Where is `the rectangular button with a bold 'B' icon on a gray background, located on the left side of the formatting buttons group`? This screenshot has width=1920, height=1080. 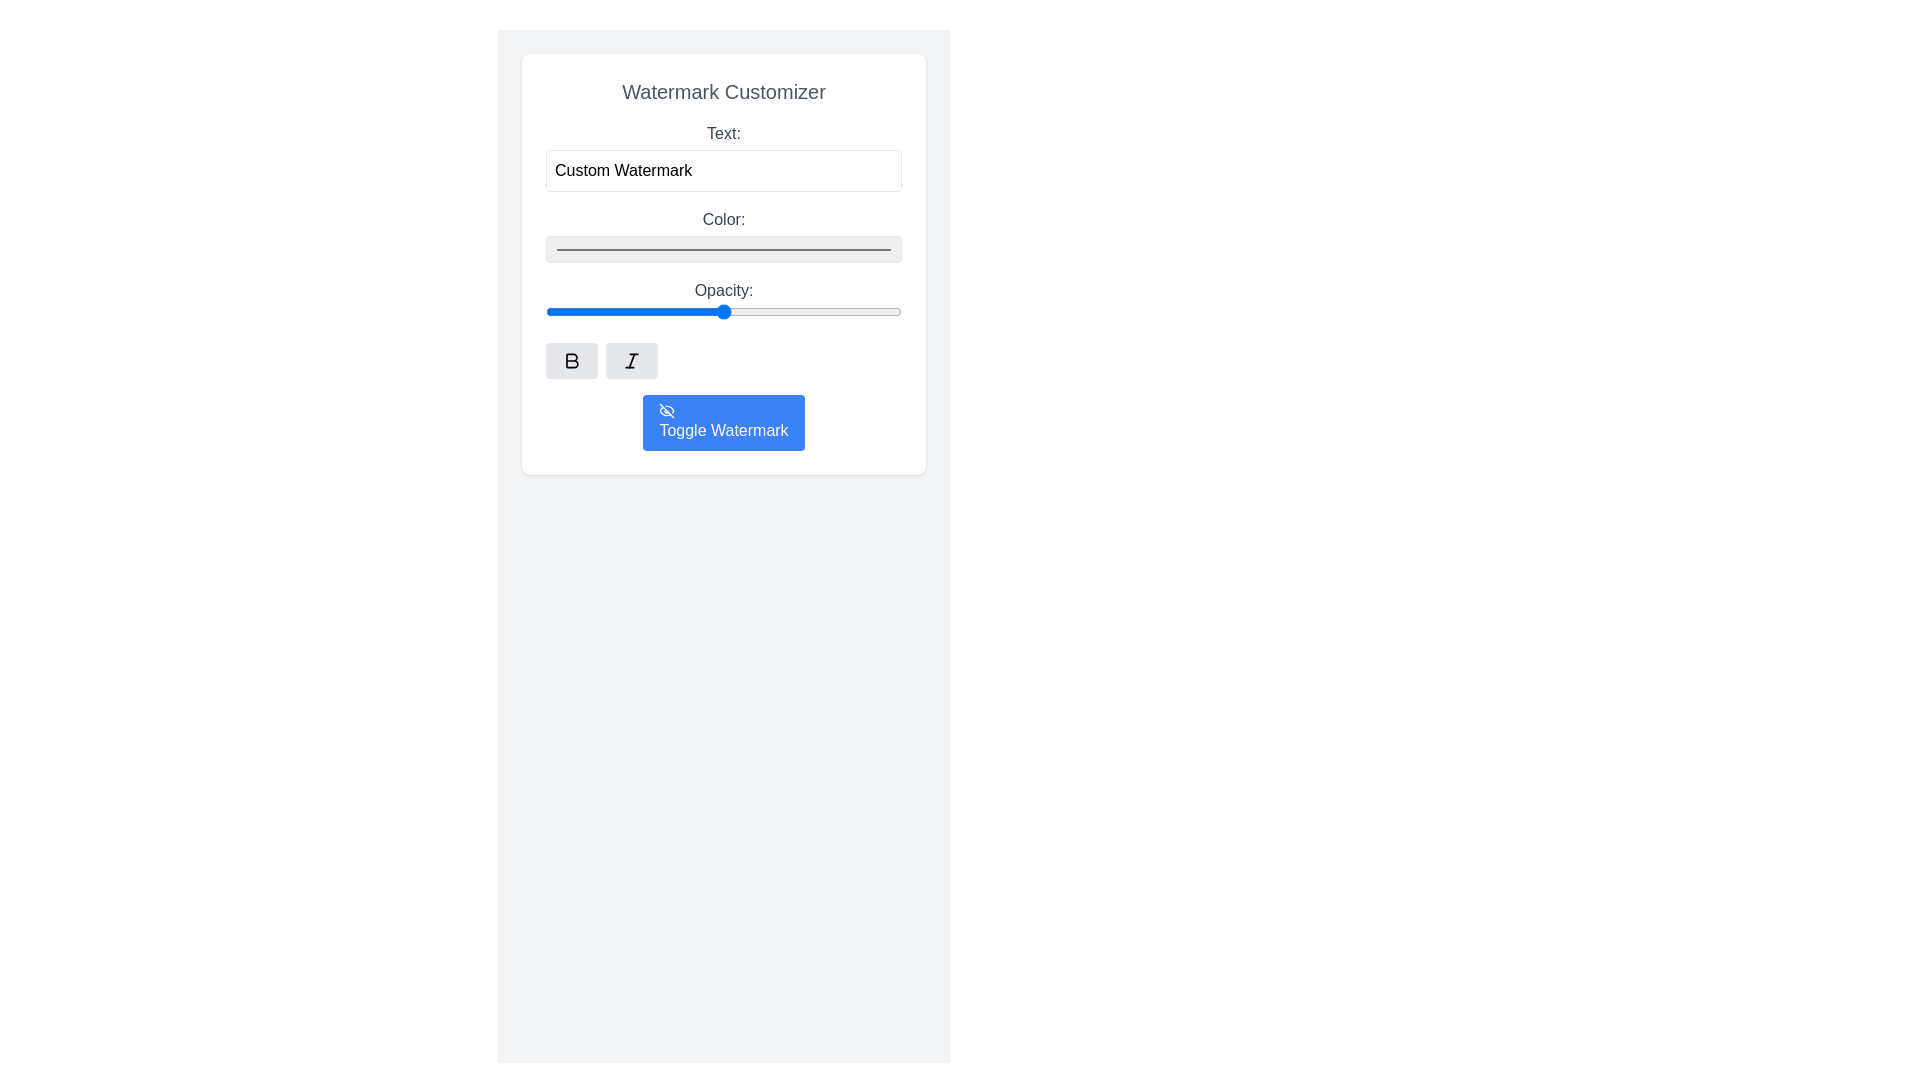 the rectangular button with a bold 'B' icon on a gray background, located on the left side of the formatting buttons group is located at coordinates (570, 361).